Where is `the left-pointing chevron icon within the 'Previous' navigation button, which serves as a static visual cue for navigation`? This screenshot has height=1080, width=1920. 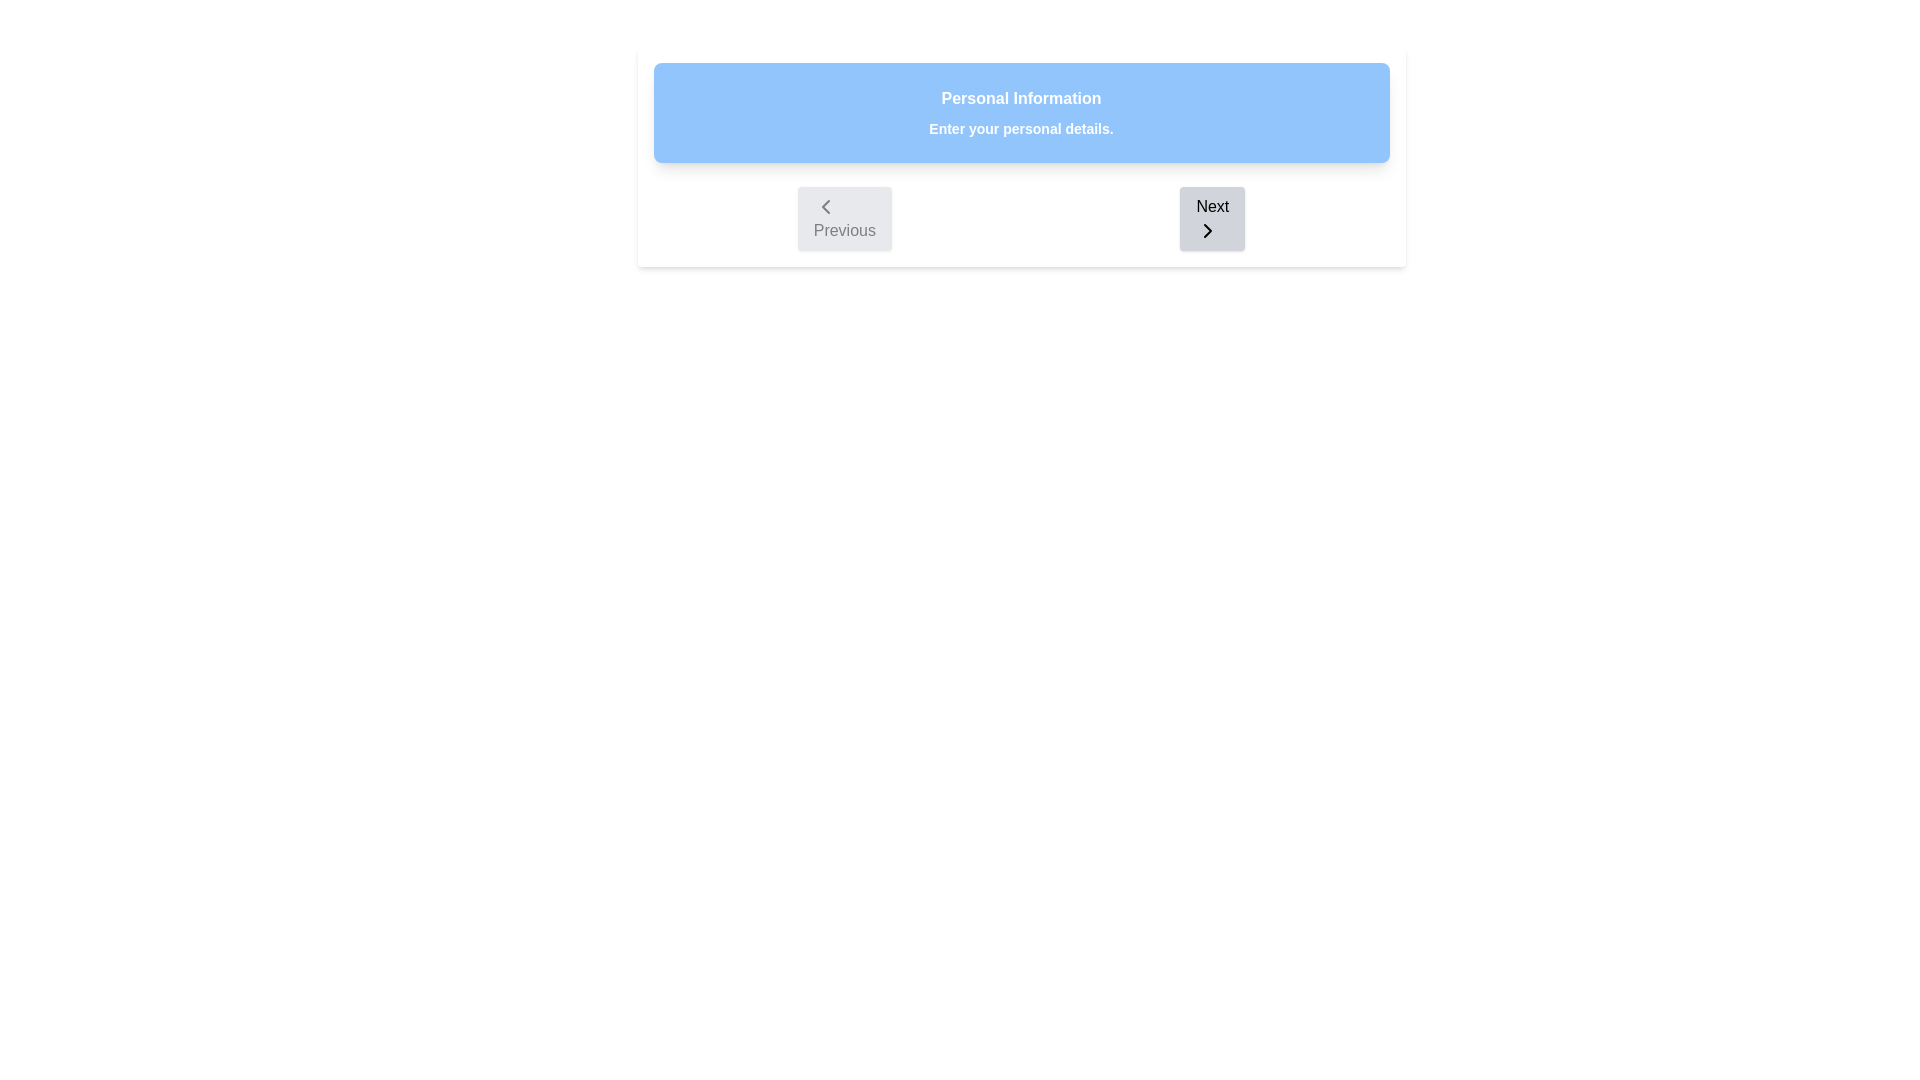 the left-pointing chevron icon within the 'Previous' navigation button, which serves as a static visual cue for navigation is located at coordinates (825, 207).